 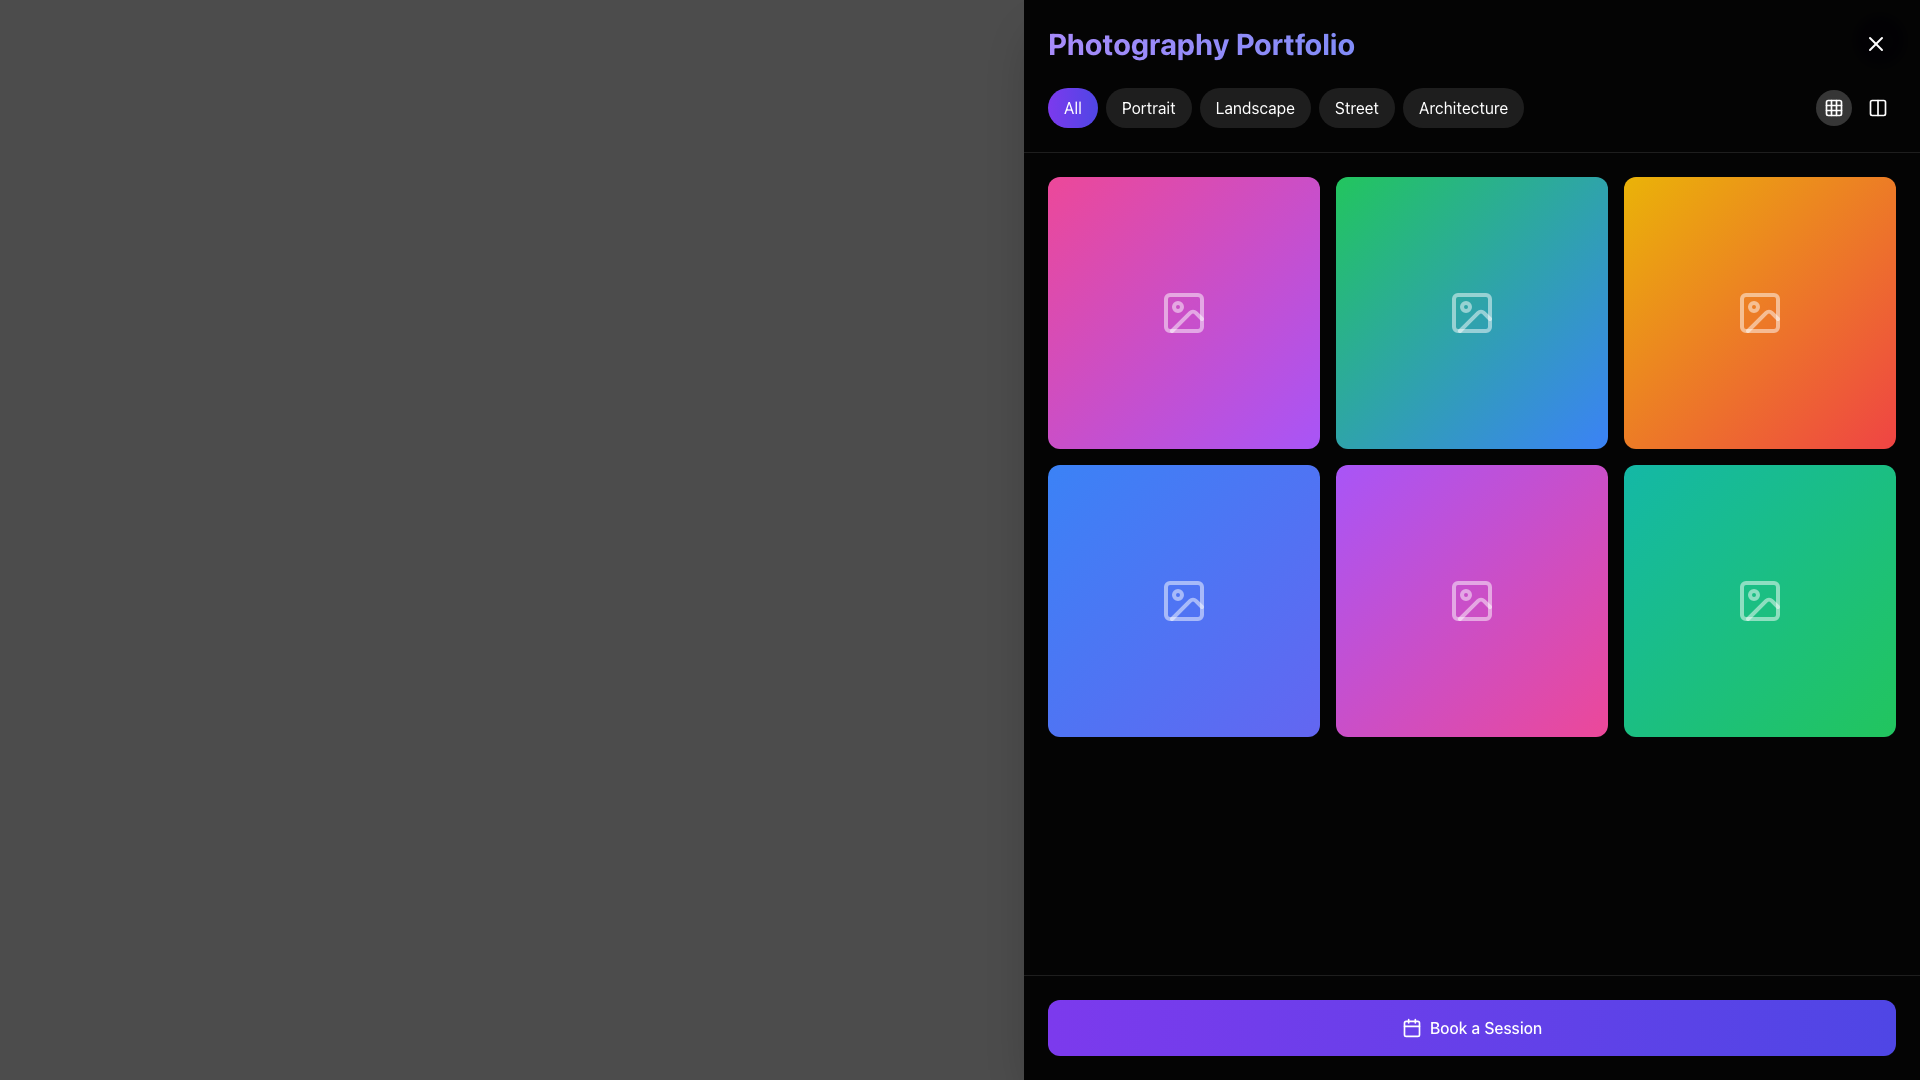 I want to click on the small, light pink square icon with rounded corners, which is embedded in the SVG graphic as an image placeholder located in the middle column of the bottom row, so click(x=1472, y=600).